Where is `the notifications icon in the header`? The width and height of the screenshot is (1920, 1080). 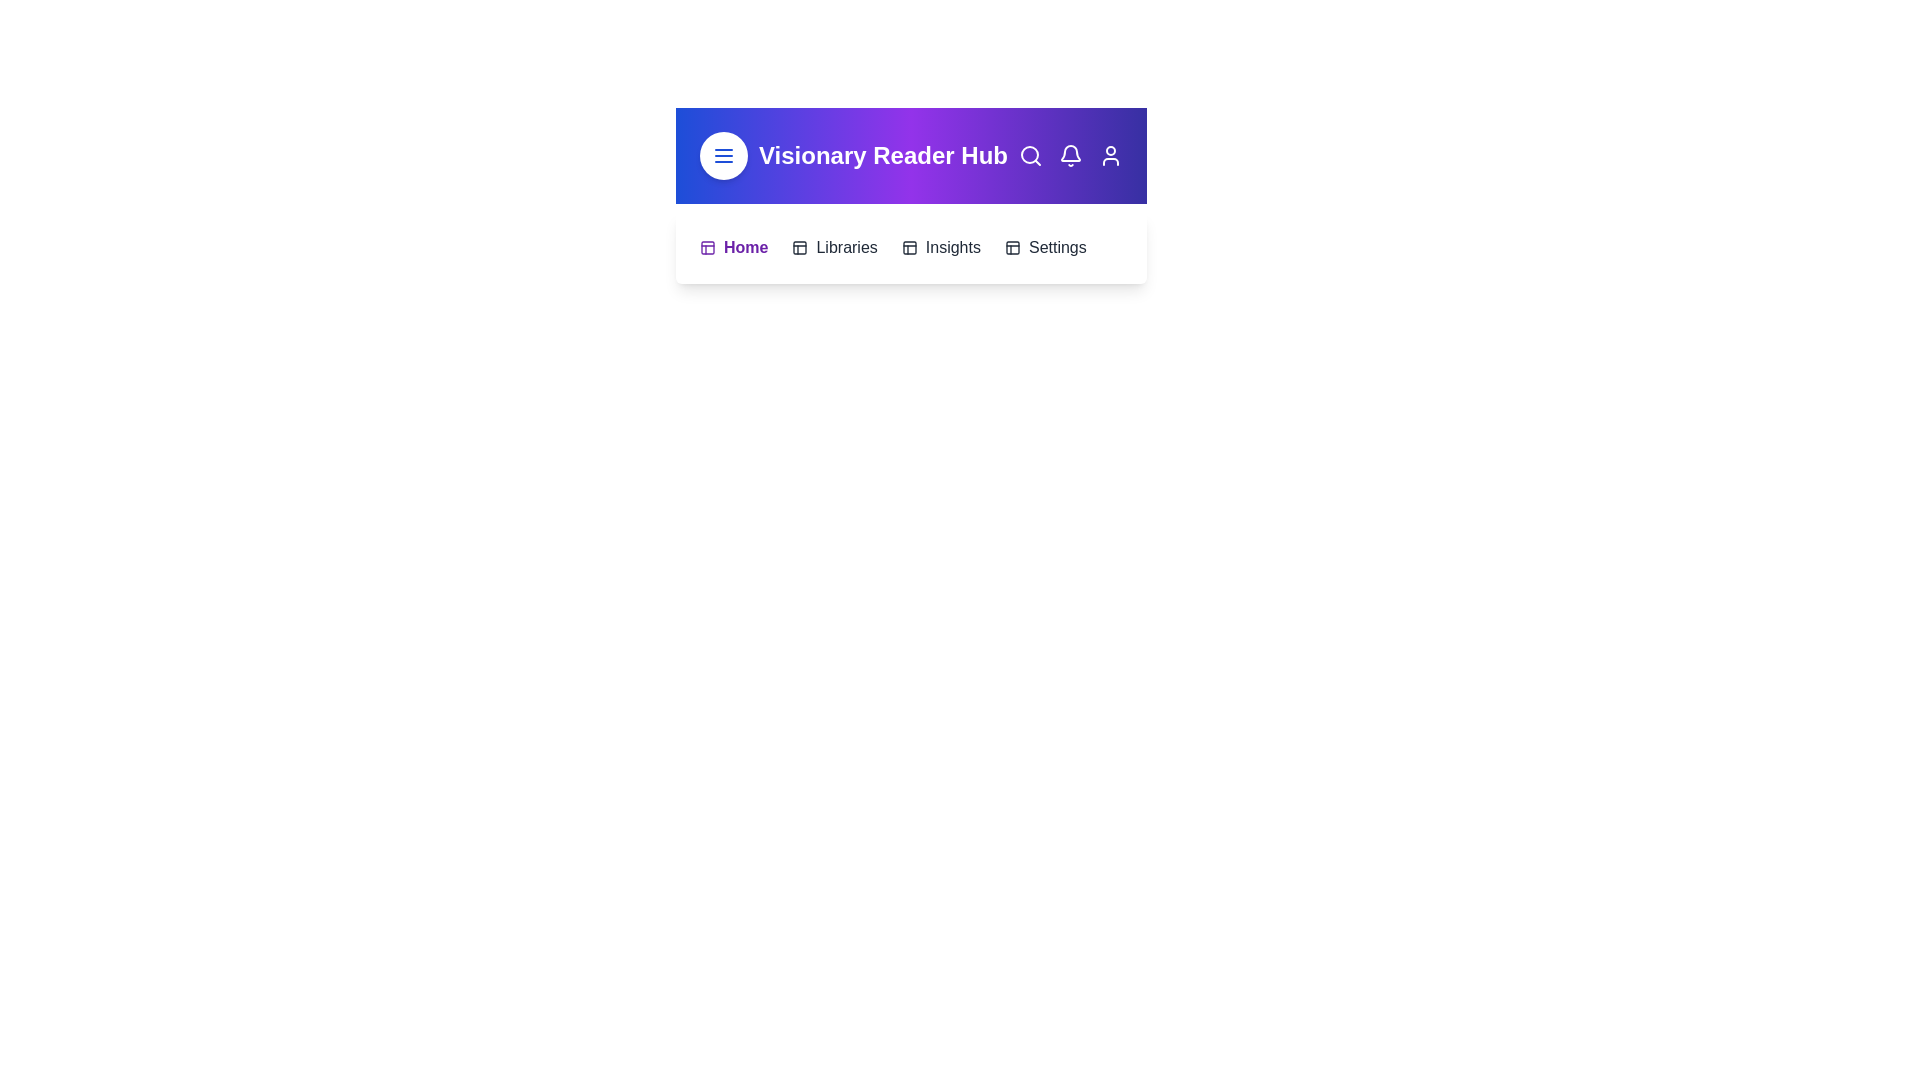 the notifications icon in the header is located at coordinates (1069, 154).